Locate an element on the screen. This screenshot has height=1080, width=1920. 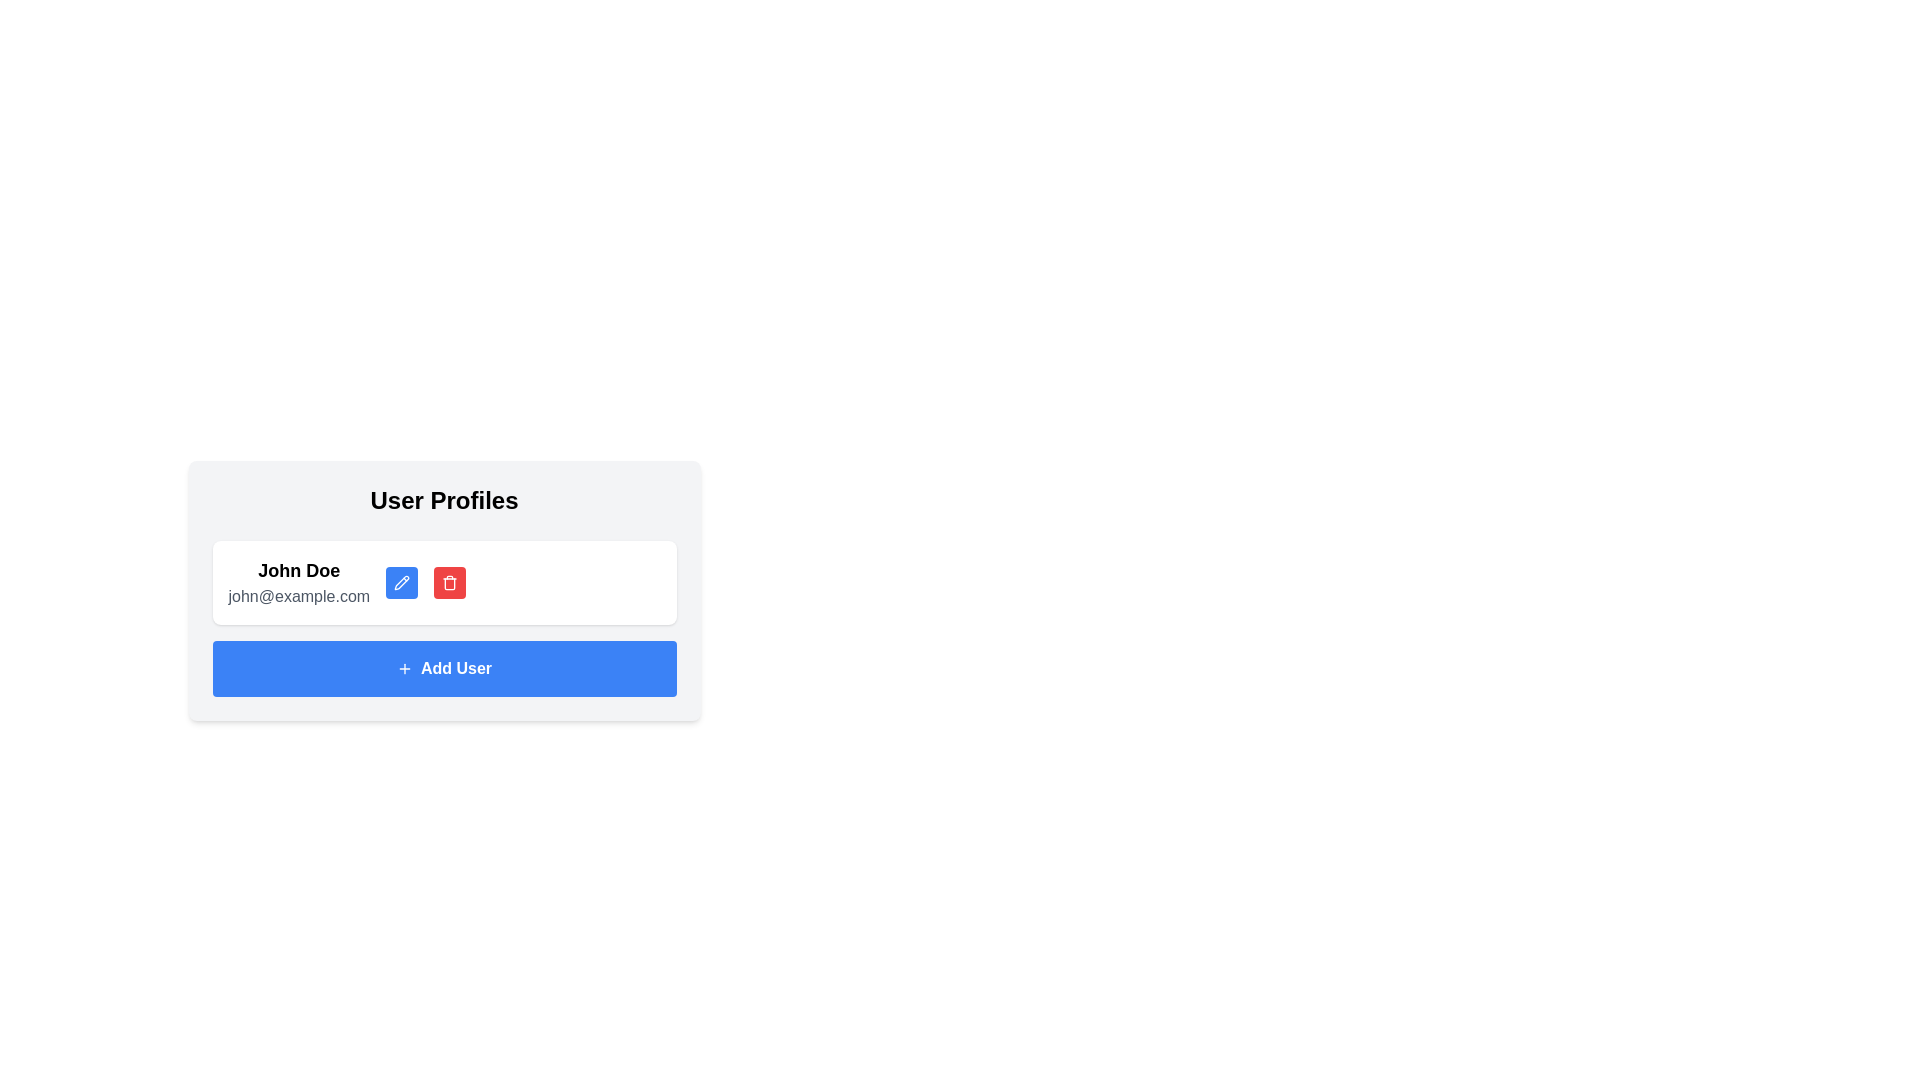
the 'Add User Profile' button located at the bottom center of the 'User Profiles' card layout is located at coordinates (443, 668).